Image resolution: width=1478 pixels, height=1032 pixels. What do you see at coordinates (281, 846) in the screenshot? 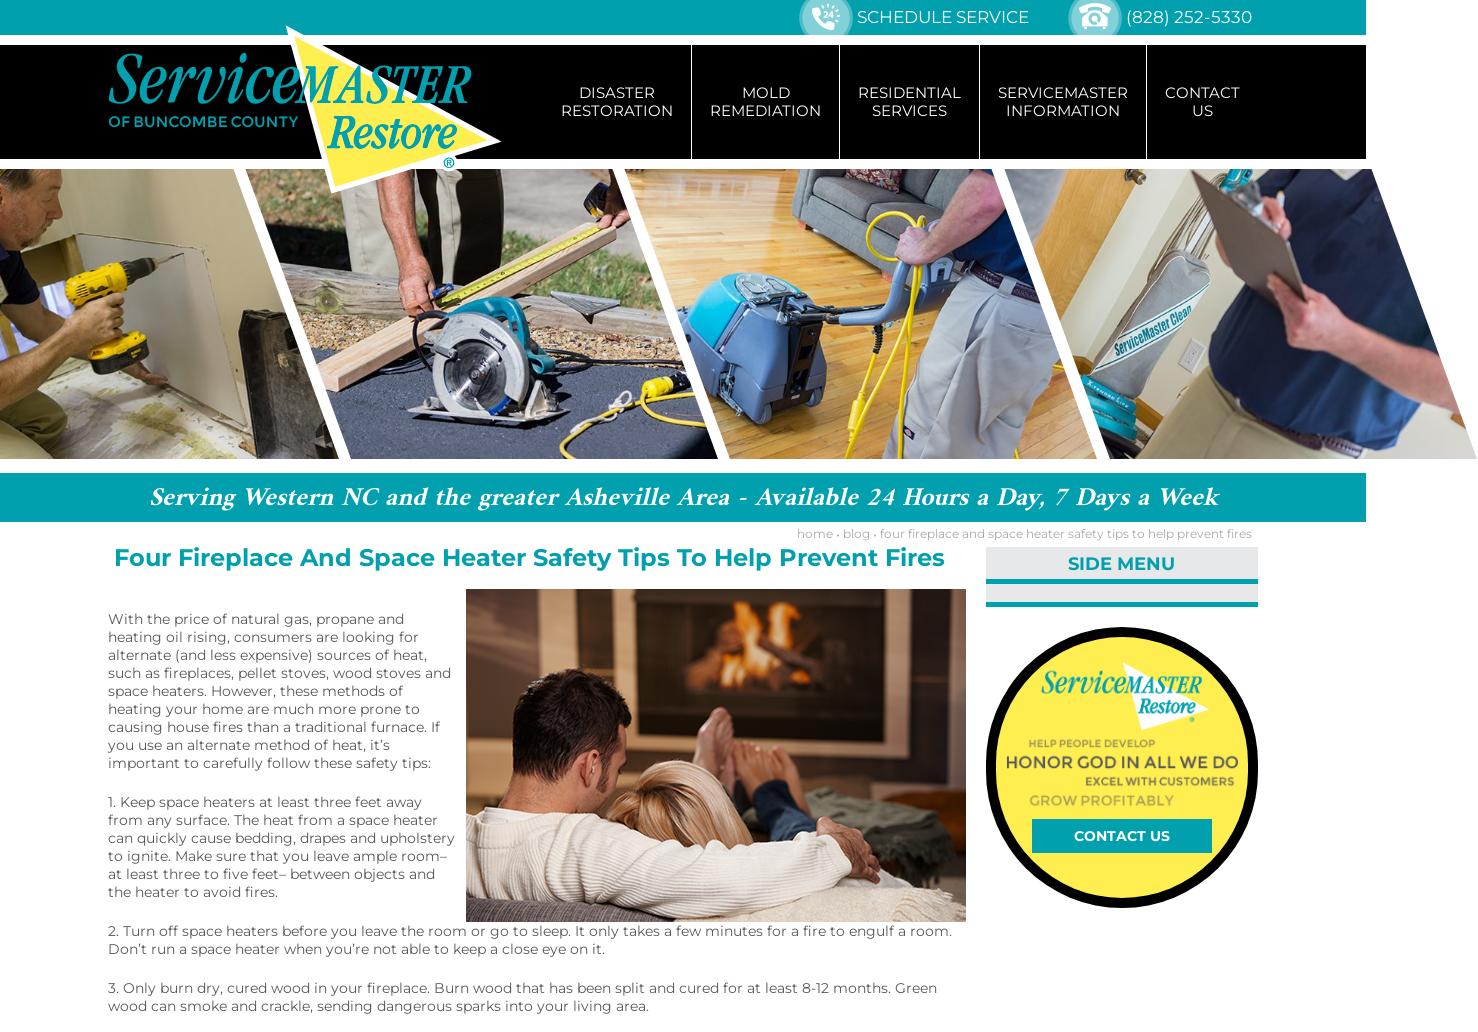
I see `'1. Keep space heaters at least three feet away from any surface. The heat from a space heater can quickly cause bedding, drapes and upholstery to ignite. Make sure that you leave ample room–at least three to five feet– between objects and the heater to avoid fires.'` at bounding box center [281, 846].